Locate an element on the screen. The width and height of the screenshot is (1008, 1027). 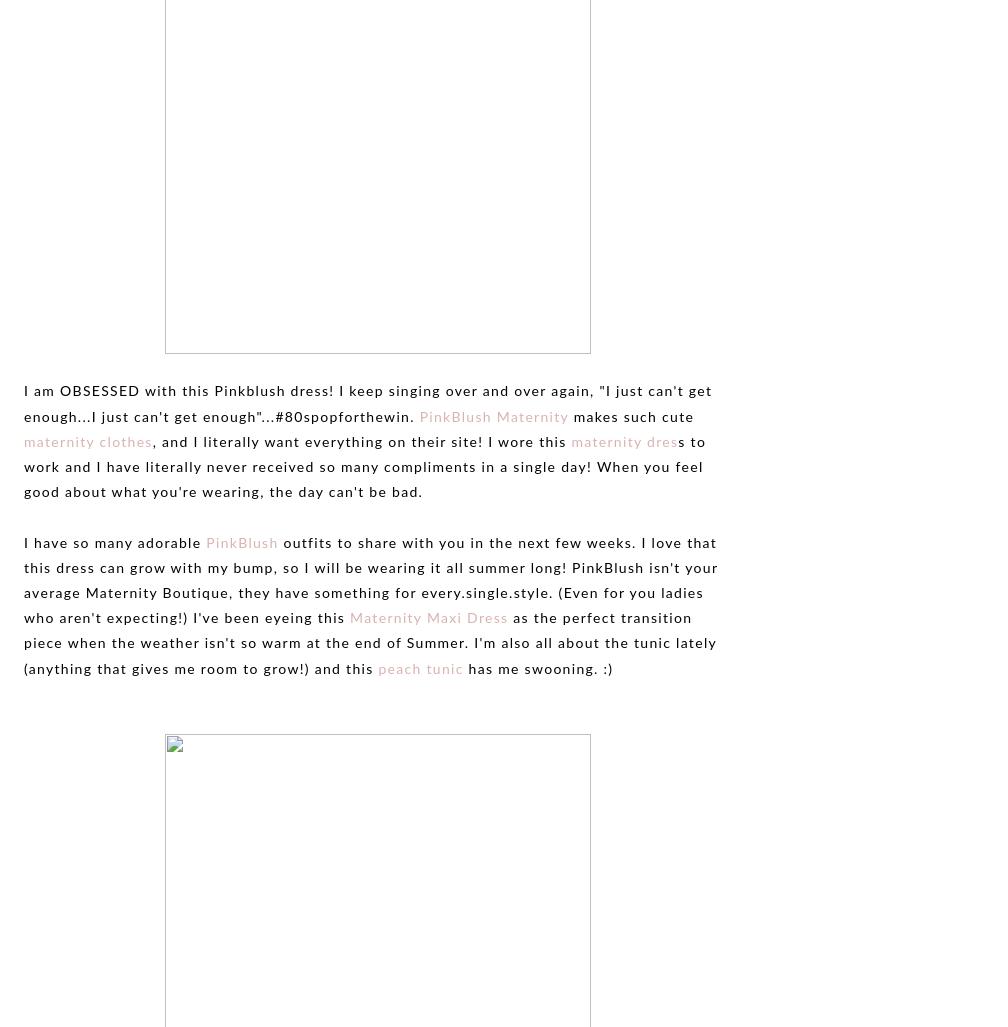
'makes such cute' is located at coordinates (568, 415).